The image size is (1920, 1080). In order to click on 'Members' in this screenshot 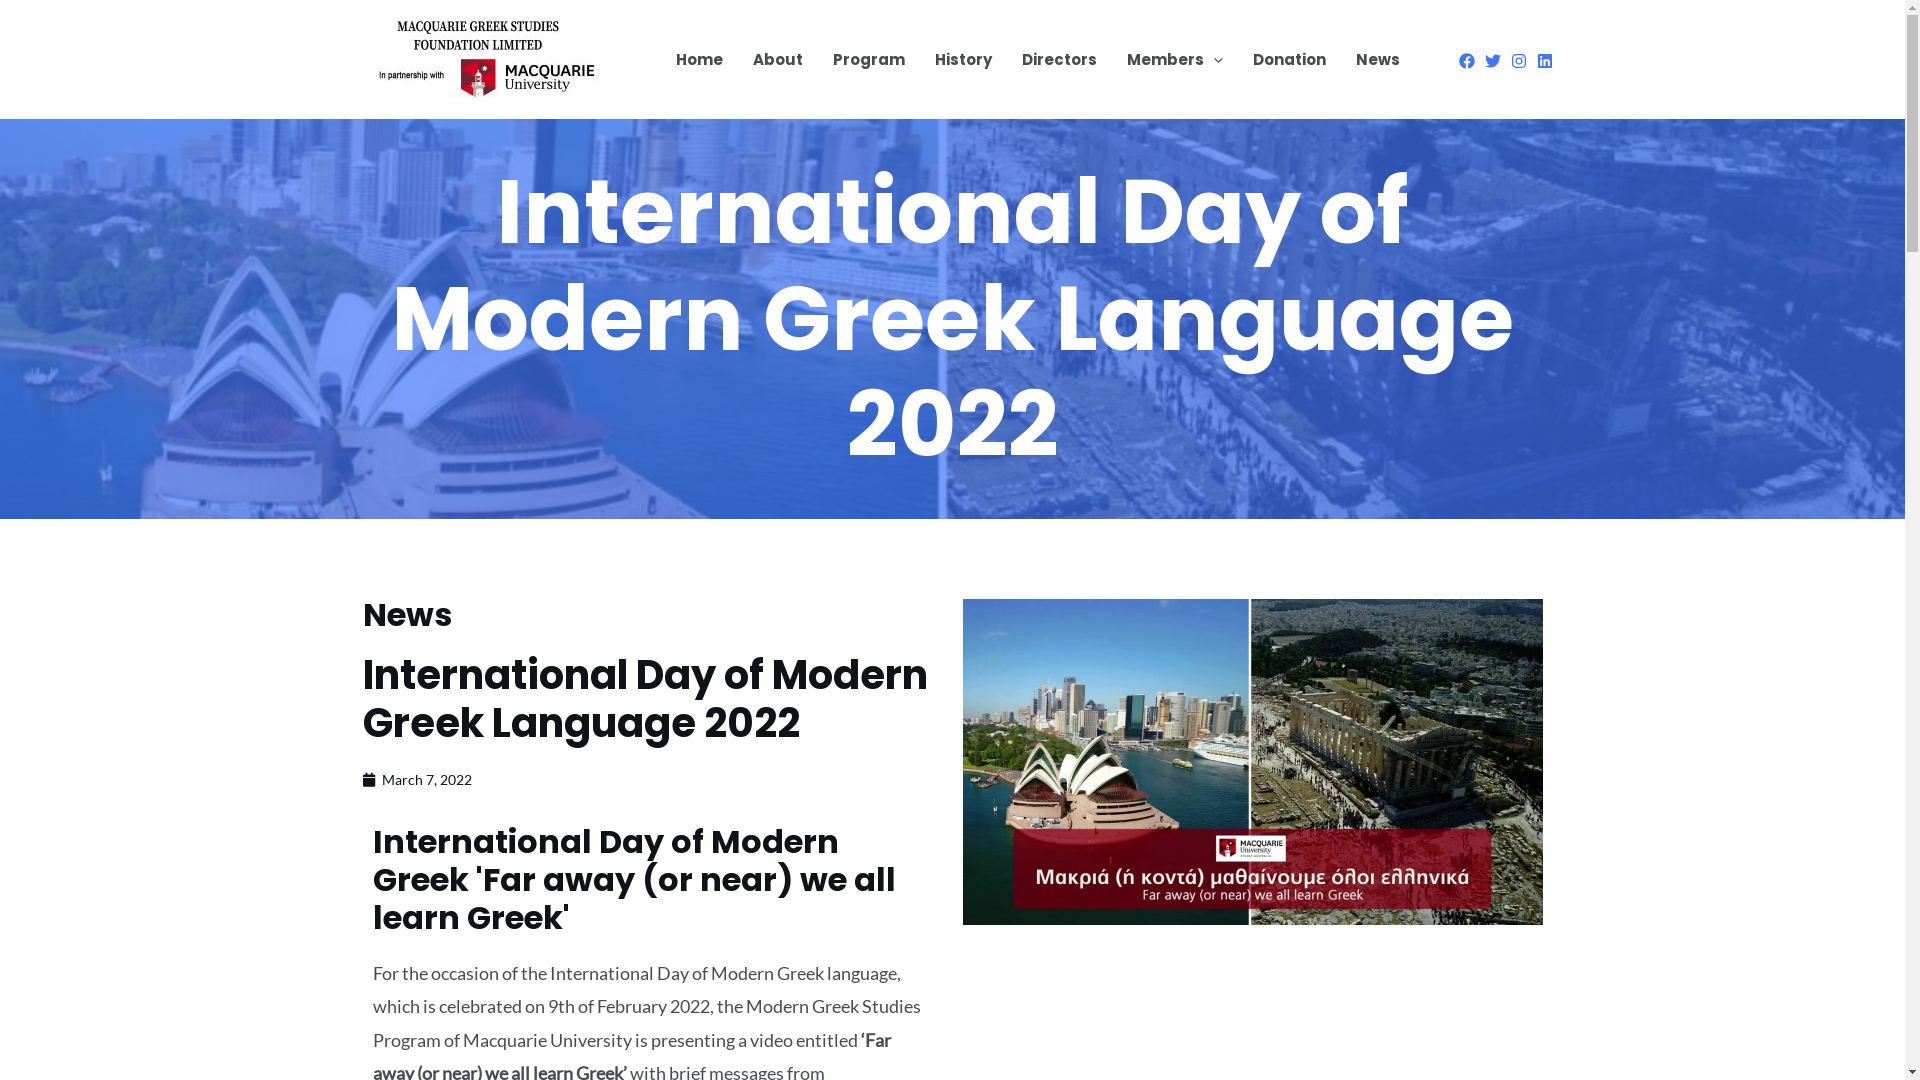, I will do `click(1175, 59)`.